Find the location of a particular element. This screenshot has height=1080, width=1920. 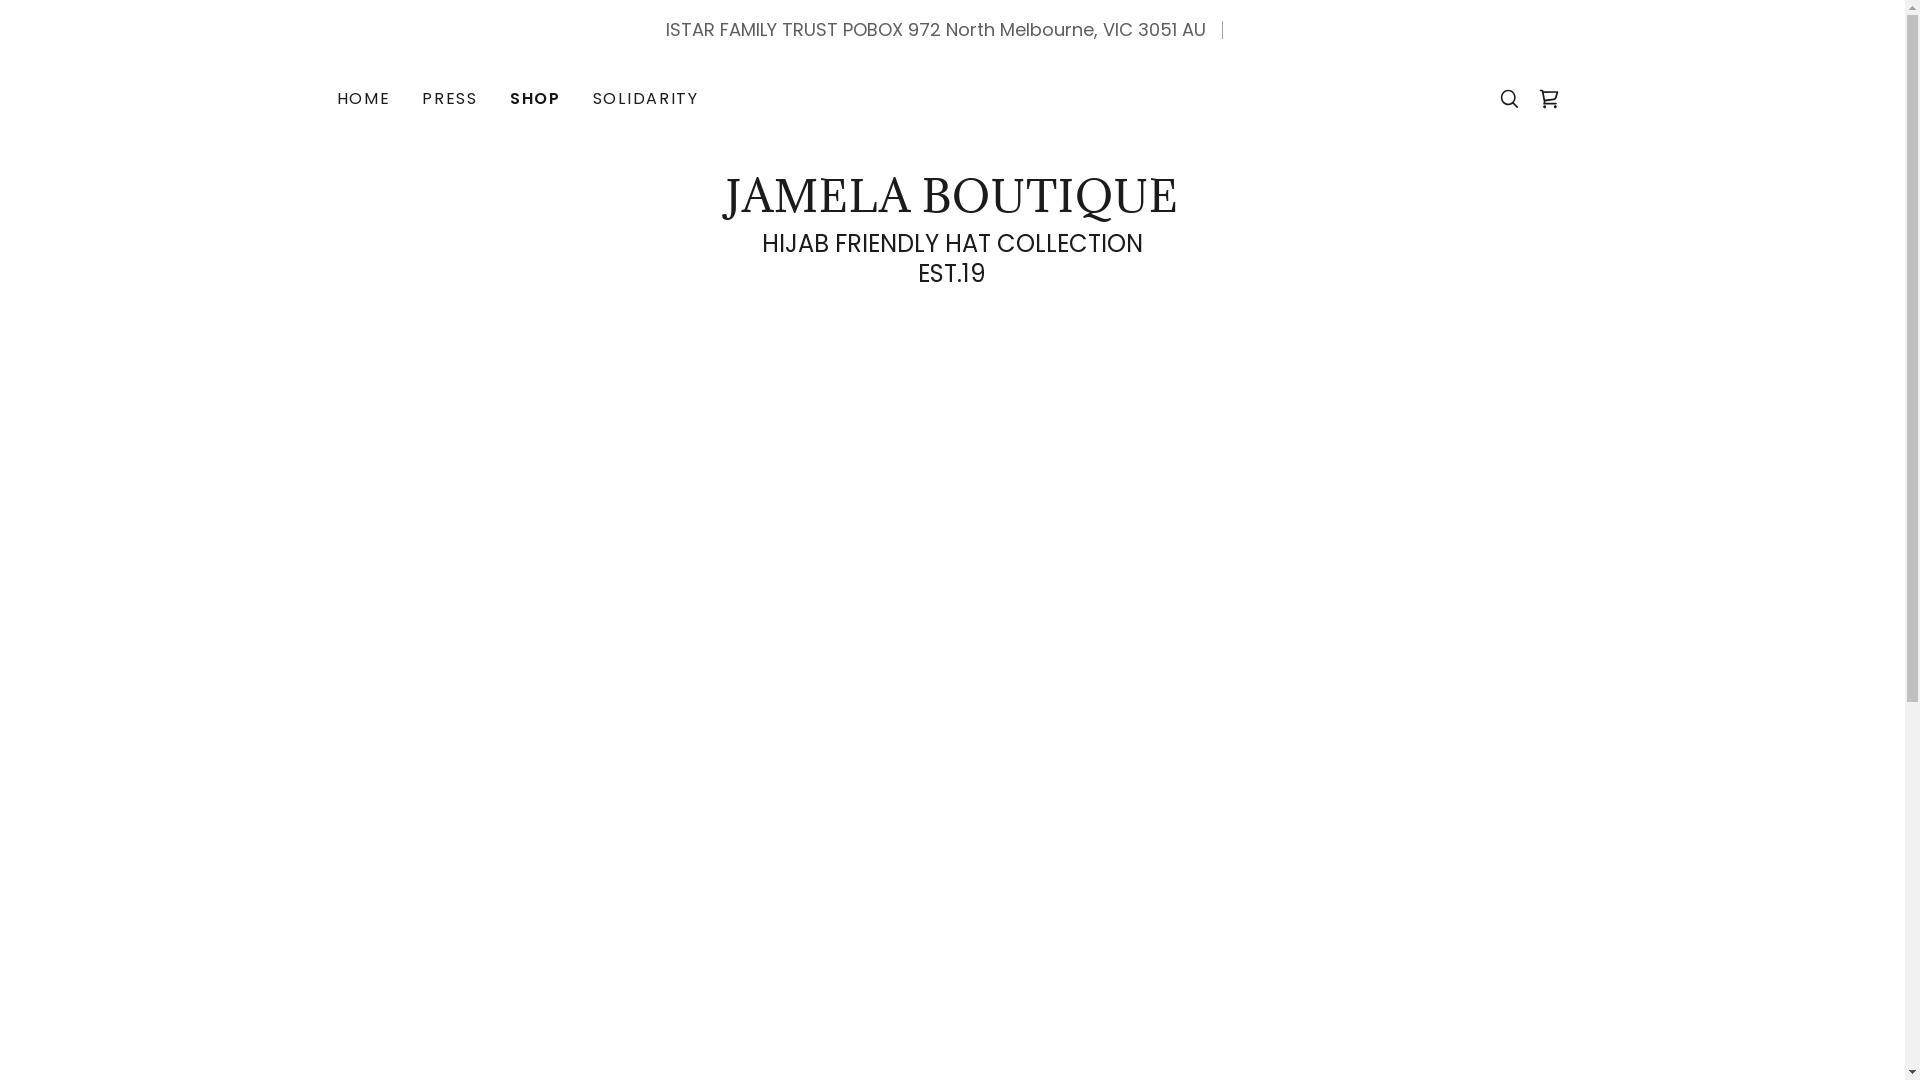

'SOLIDARITY' is located at coordinates (646, 99).